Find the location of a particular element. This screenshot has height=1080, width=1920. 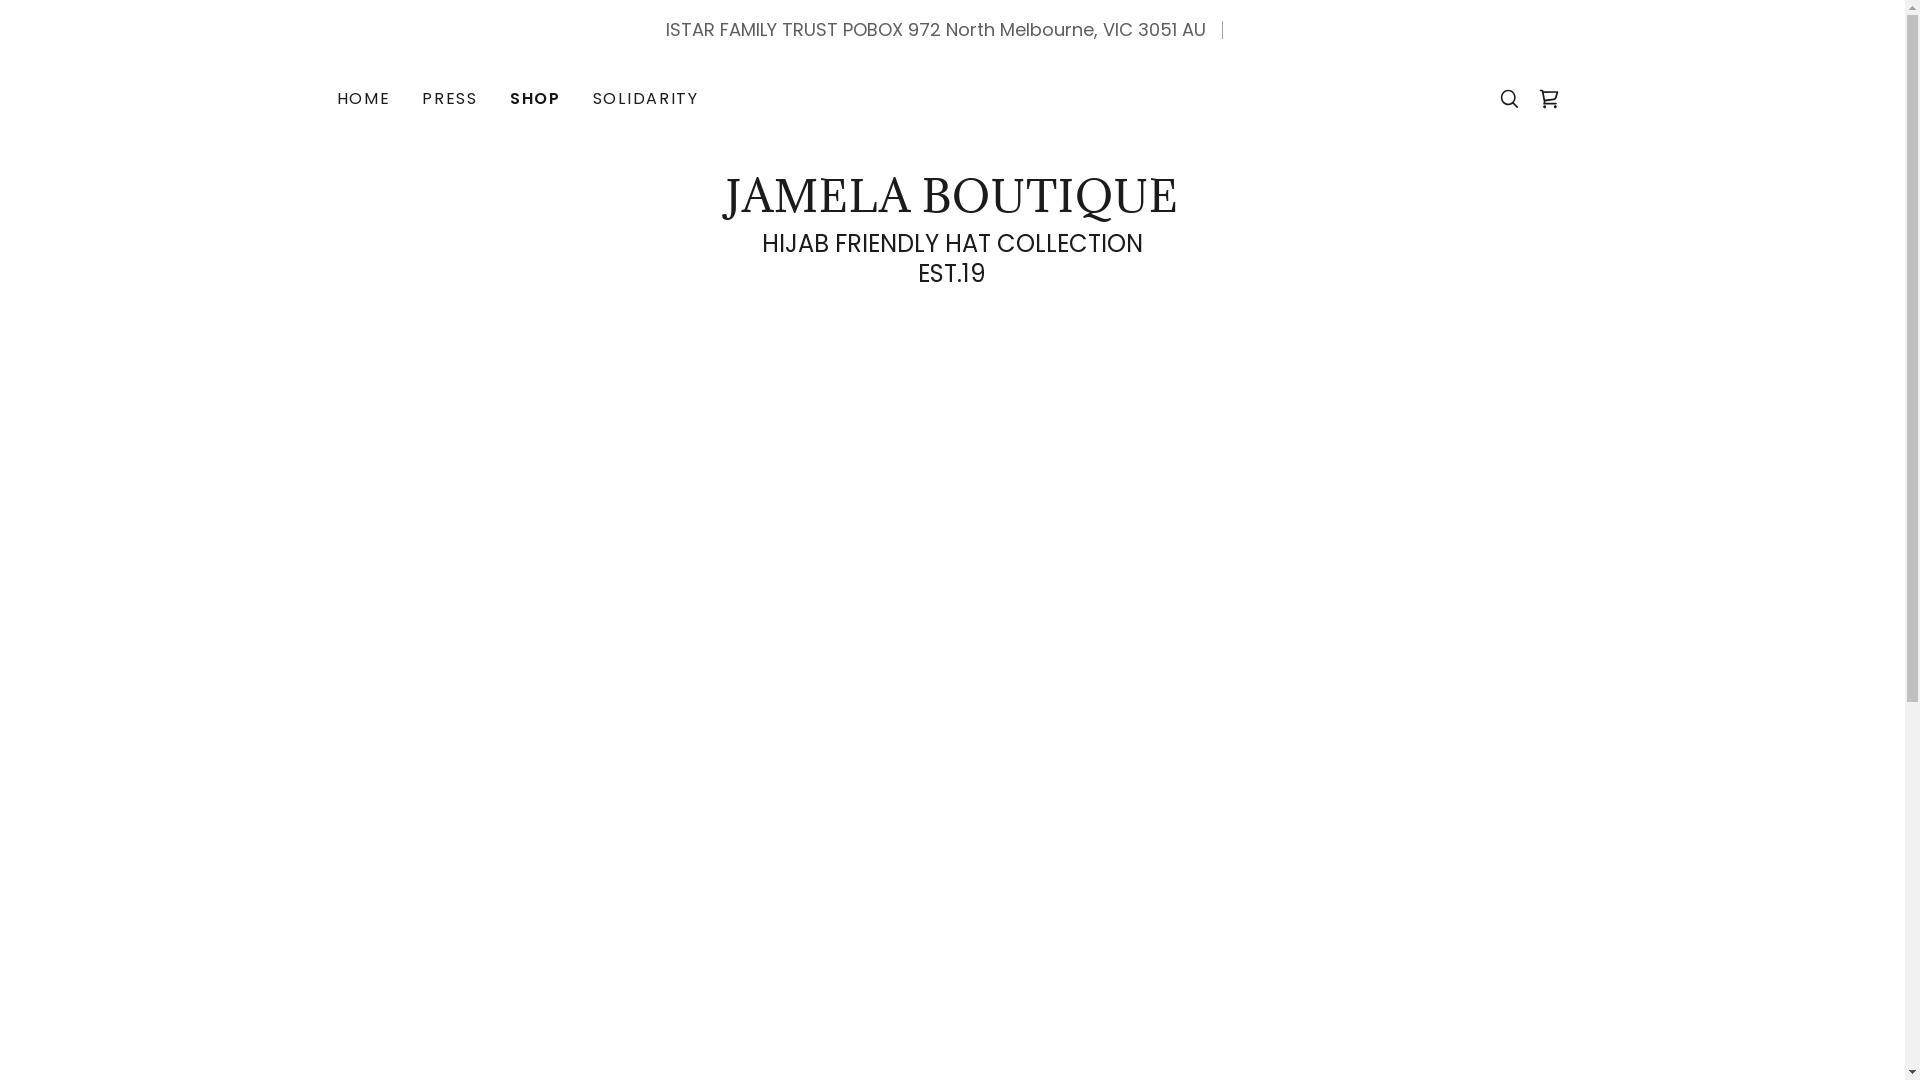

'SOLIDARITY' is located at coordinates (646, 99).